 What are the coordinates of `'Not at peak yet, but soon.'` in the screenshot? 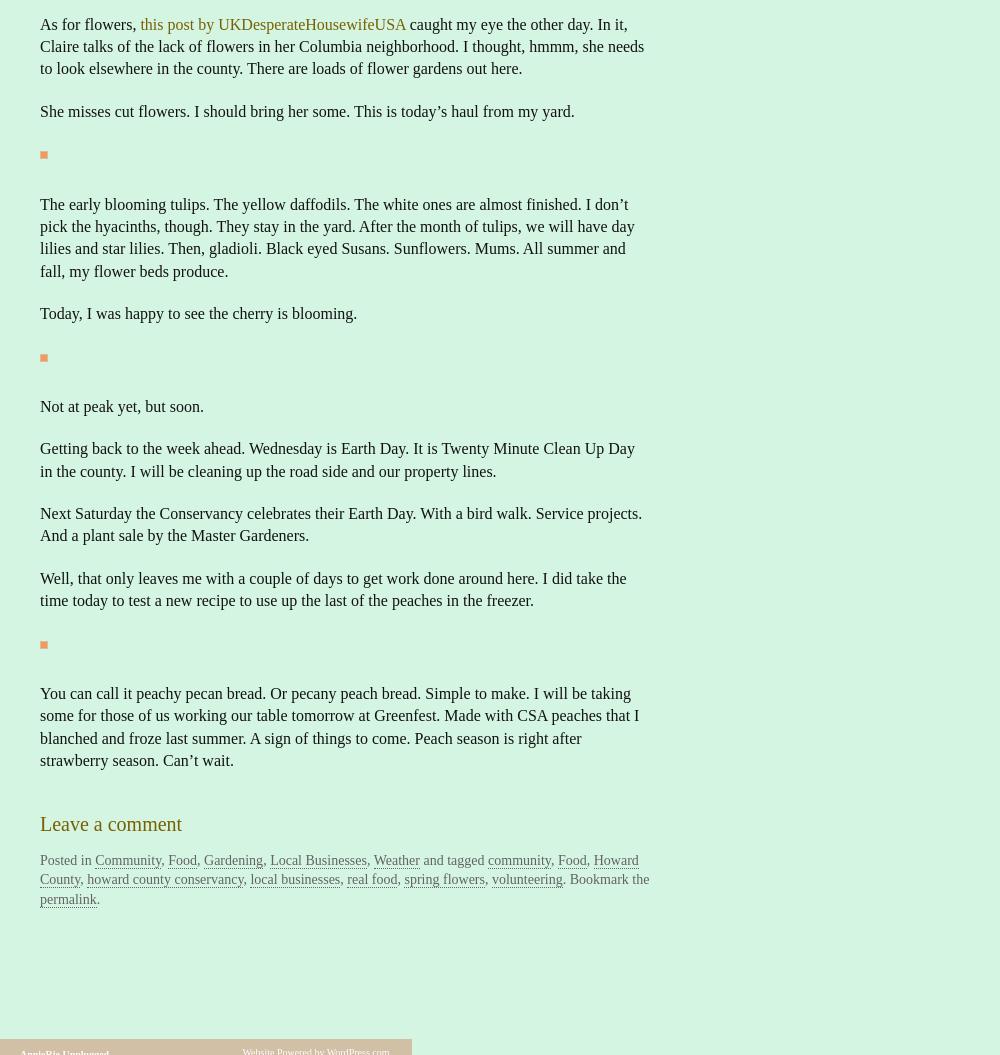 It's located at (120, 405).